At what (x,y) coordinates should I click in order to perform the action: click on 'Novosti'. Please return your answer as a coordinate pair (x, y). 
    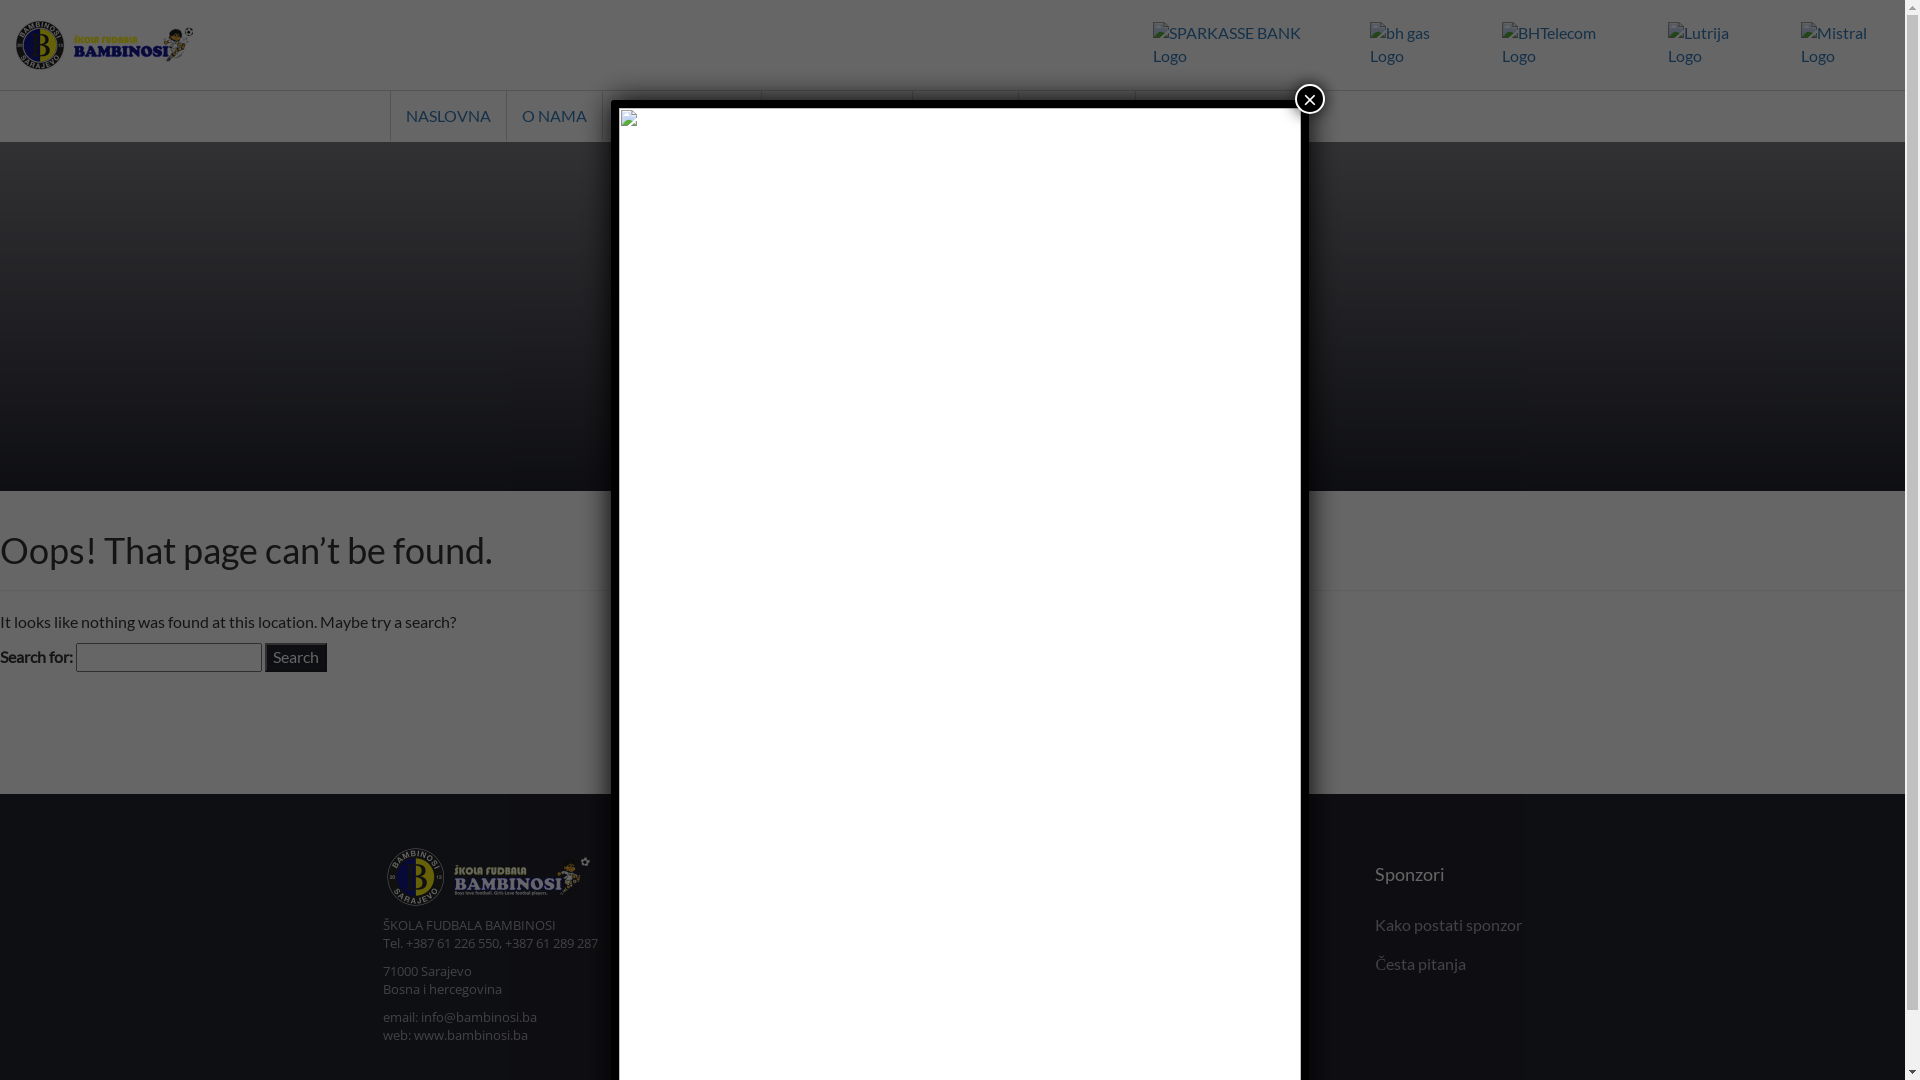
    Looking at the image, I should click on (838, 1040).